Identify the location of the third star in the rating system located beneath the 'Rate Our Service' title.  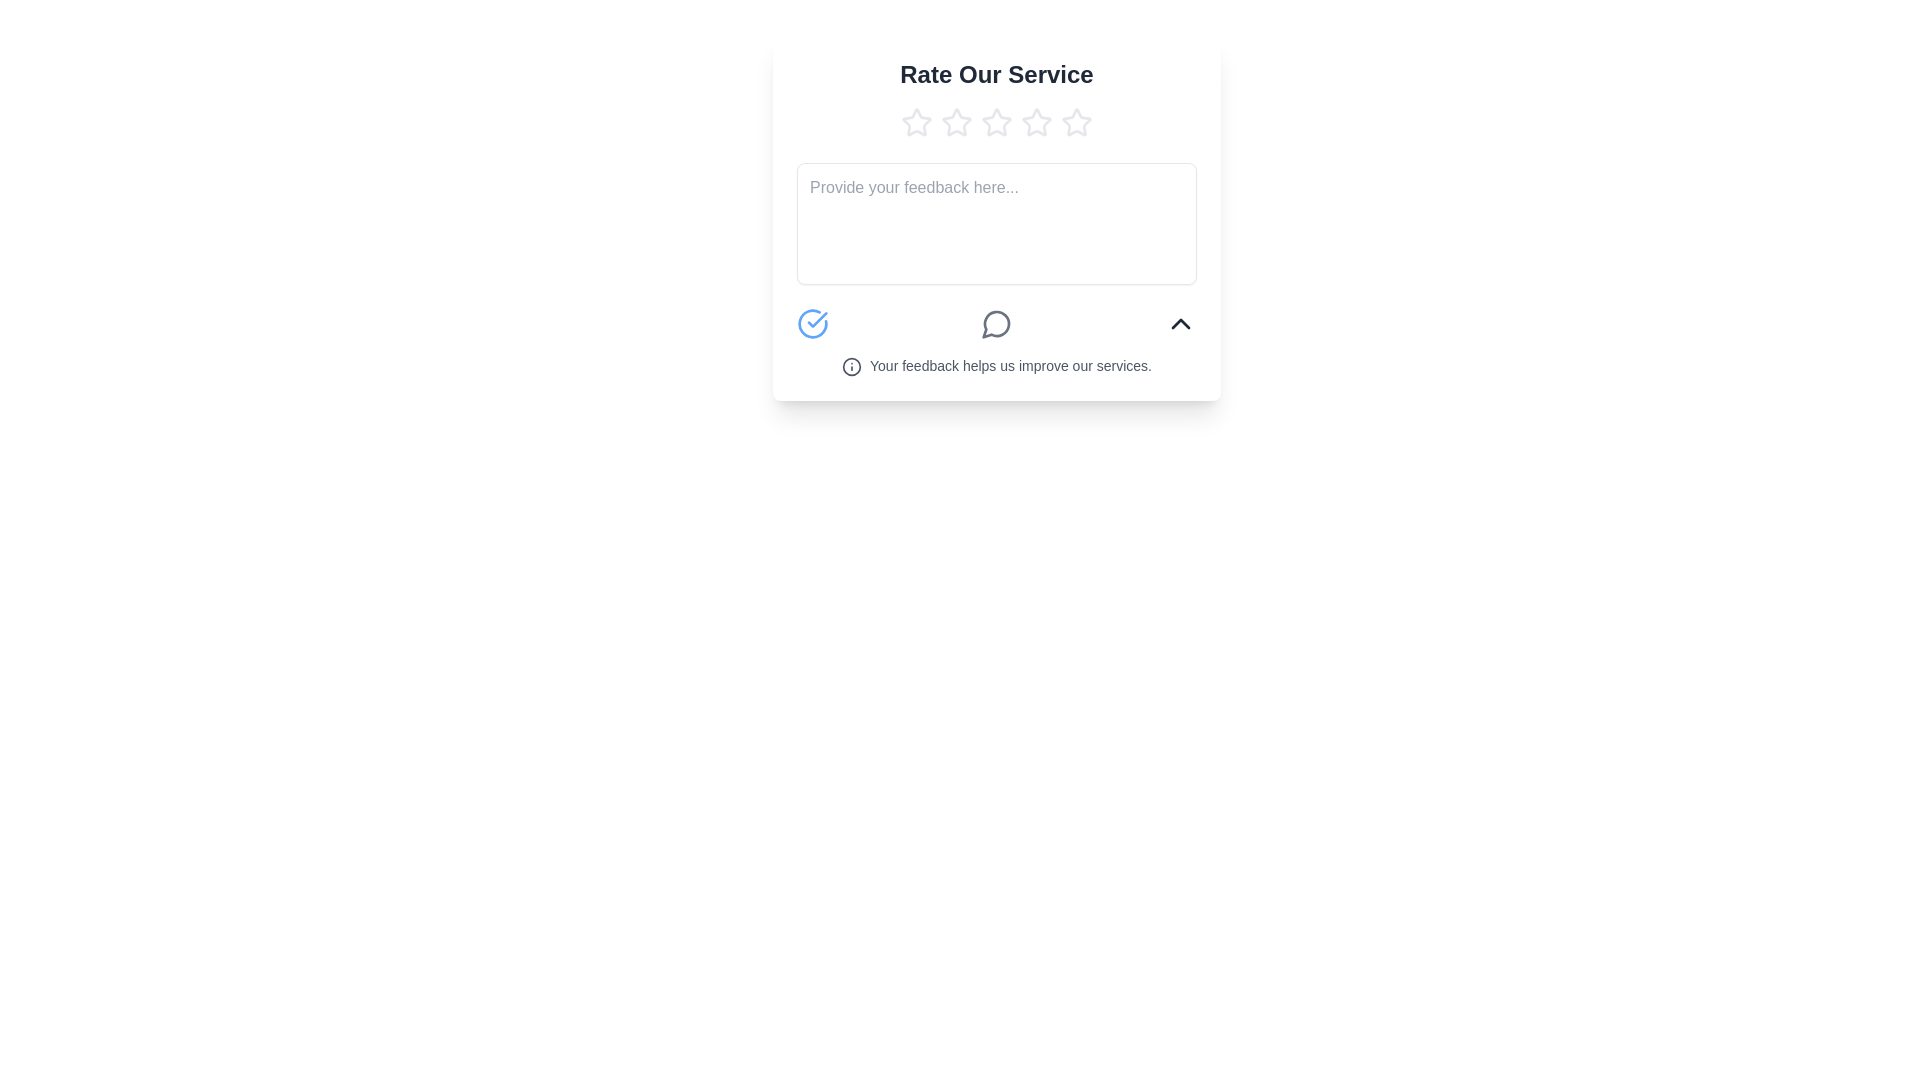
(1036, 123).